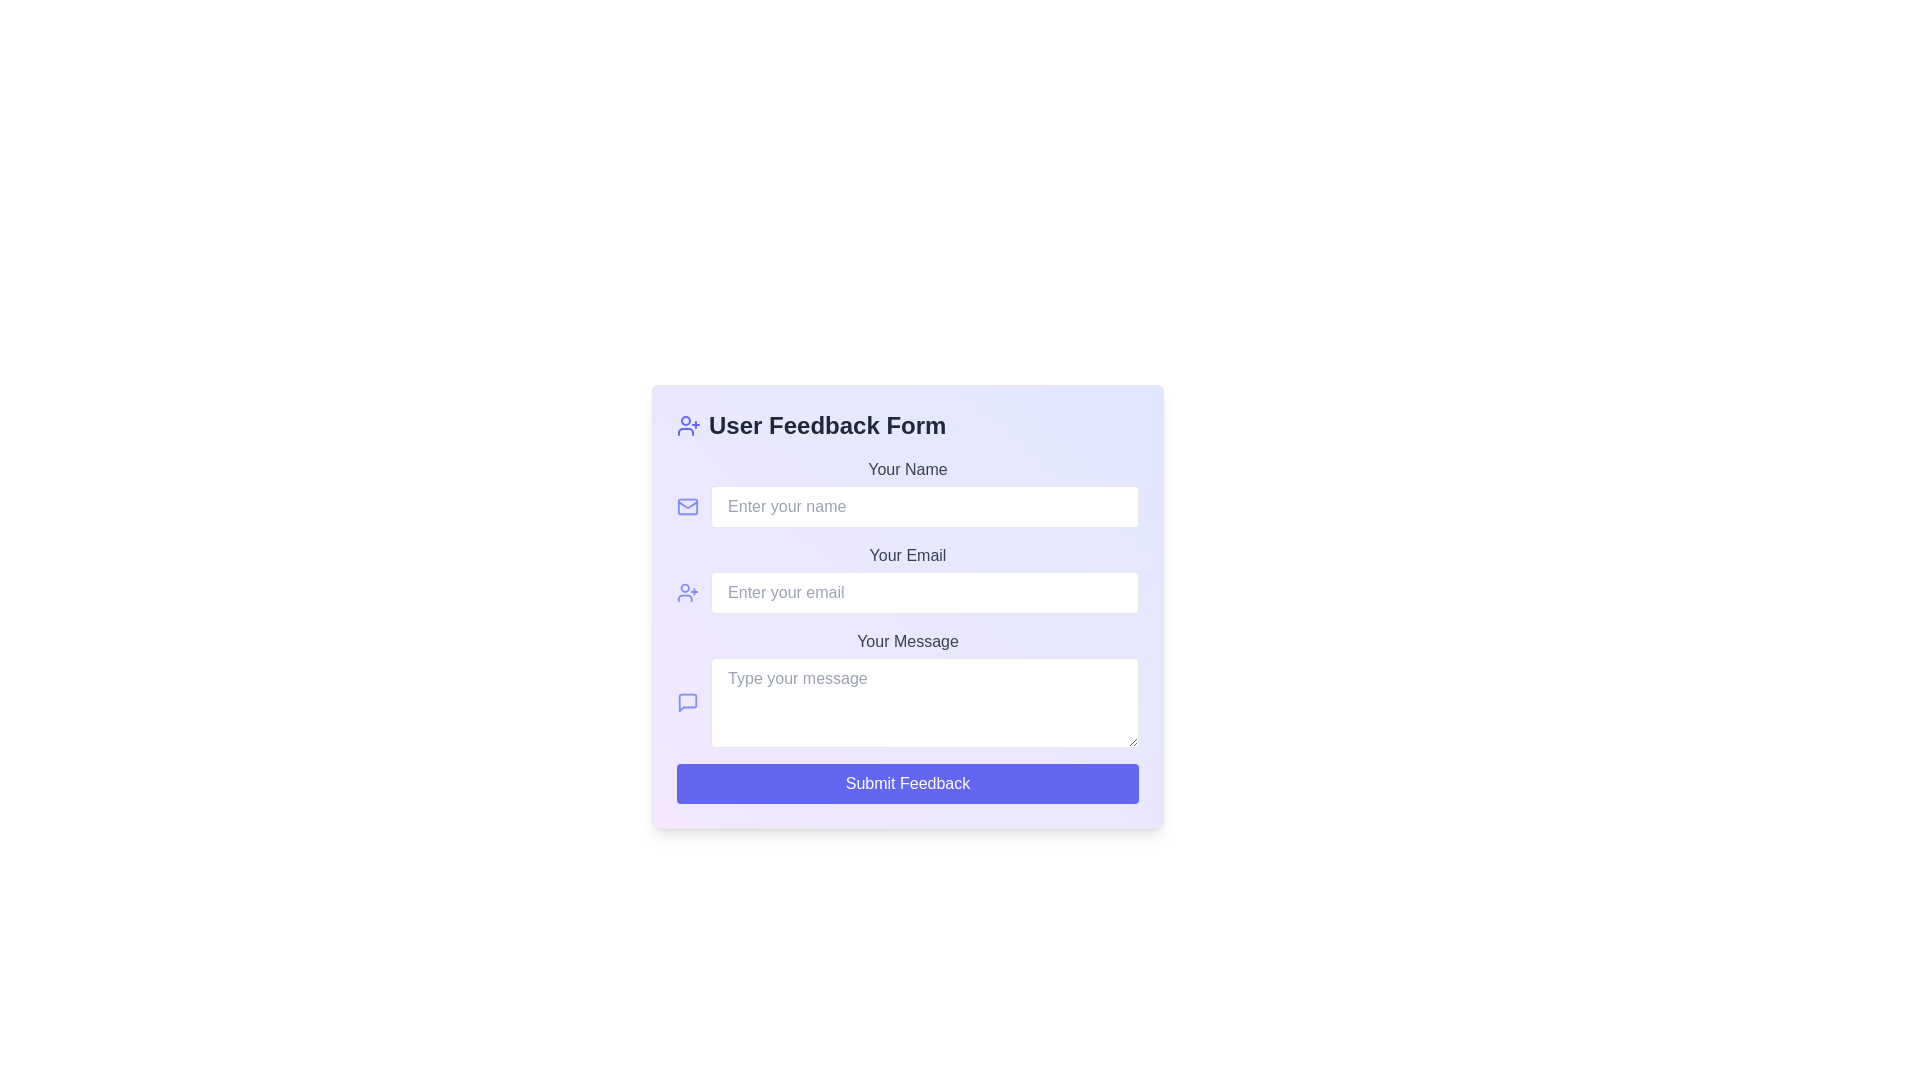  What do you see at coordinates (906, 782) in the screenshot?
I see `the submit button located at the bottom of the feedback form layout` at bounding box center [906, 782].